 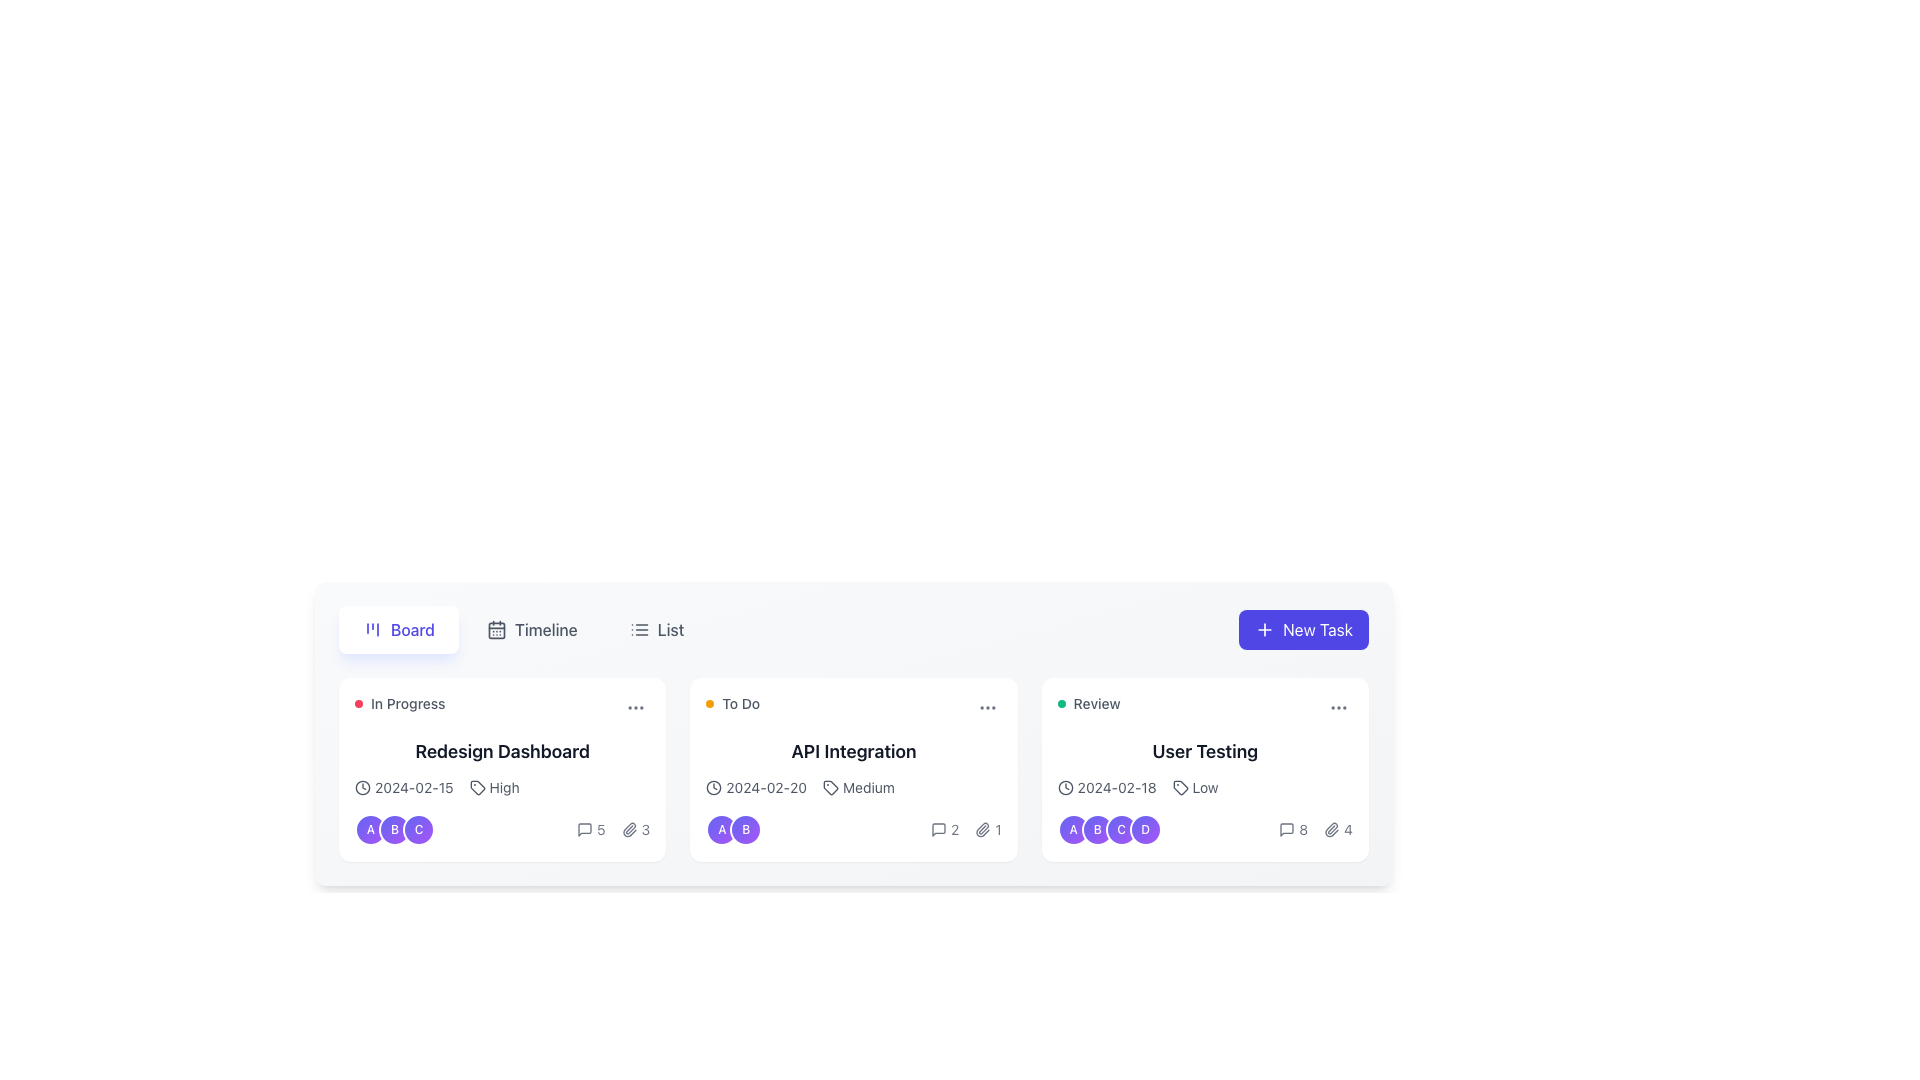 I want to click on the task status label indicating that the task is pending within the 'API Integration' card, so click(x=740, y=703).